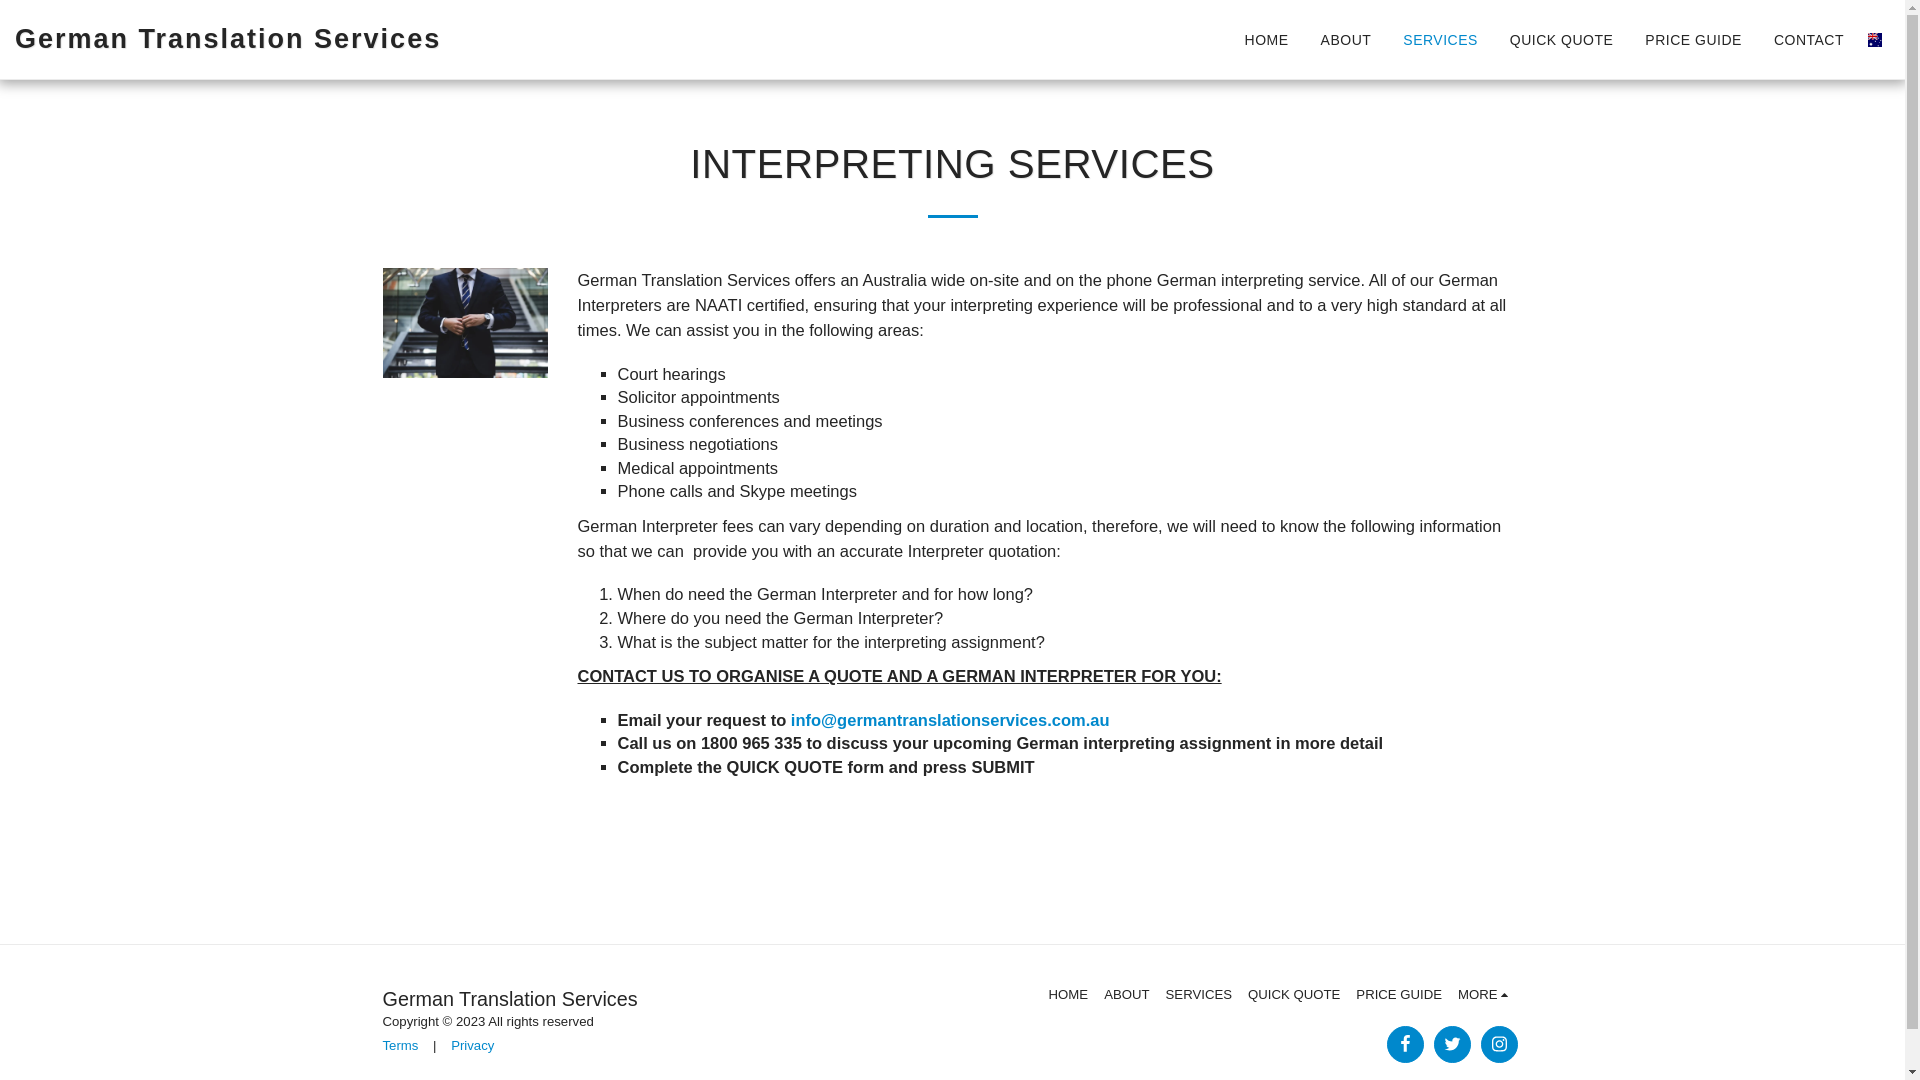 This screenshot has height=1080, width=1920. What do you see at coordinates (1346, 39) in the screenshot?
I see `'ABOUT'` at bounding box center [1346, 39].